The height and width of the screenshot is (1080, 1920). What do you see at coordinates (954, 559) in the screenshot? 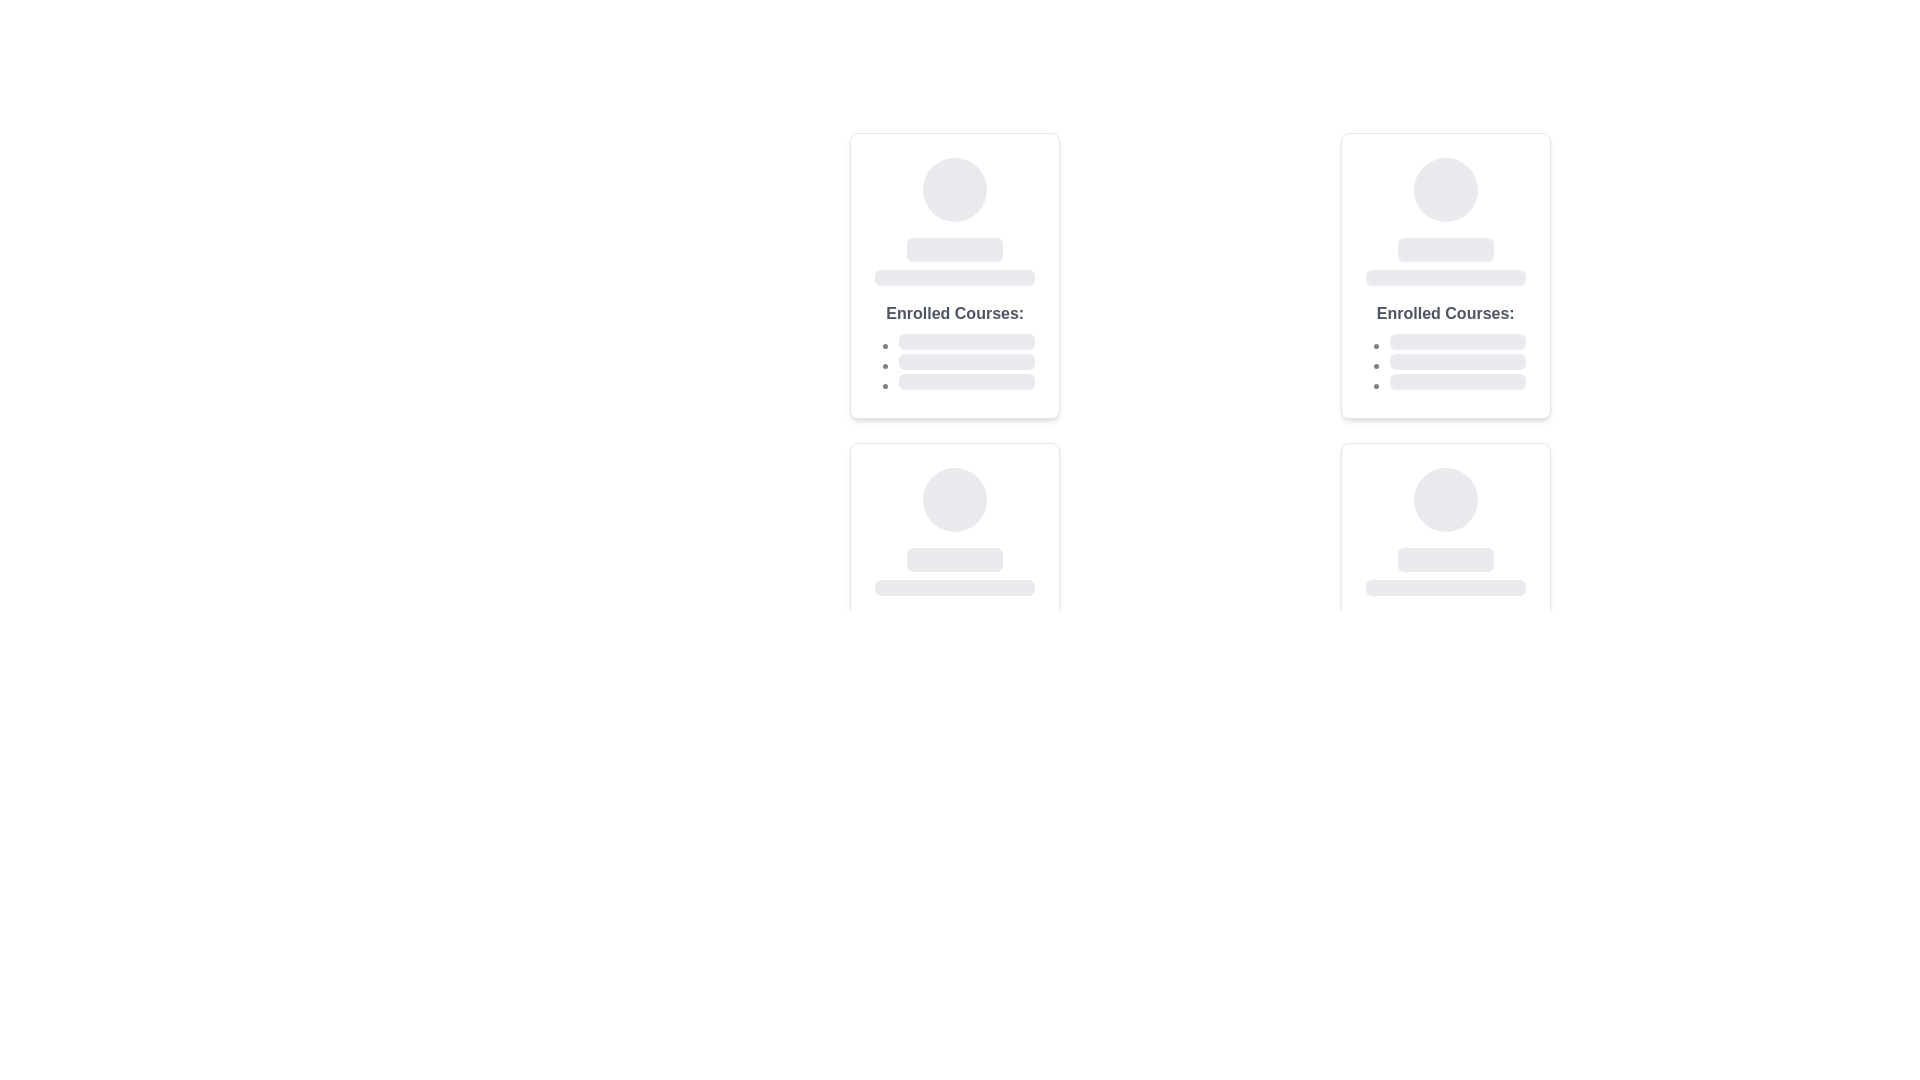
I see `the Loading Placeholder element, which is centrally aligned within a card layout, positioned above a wider placeholder bar and below other card elements` at bounding box center [954, 559].